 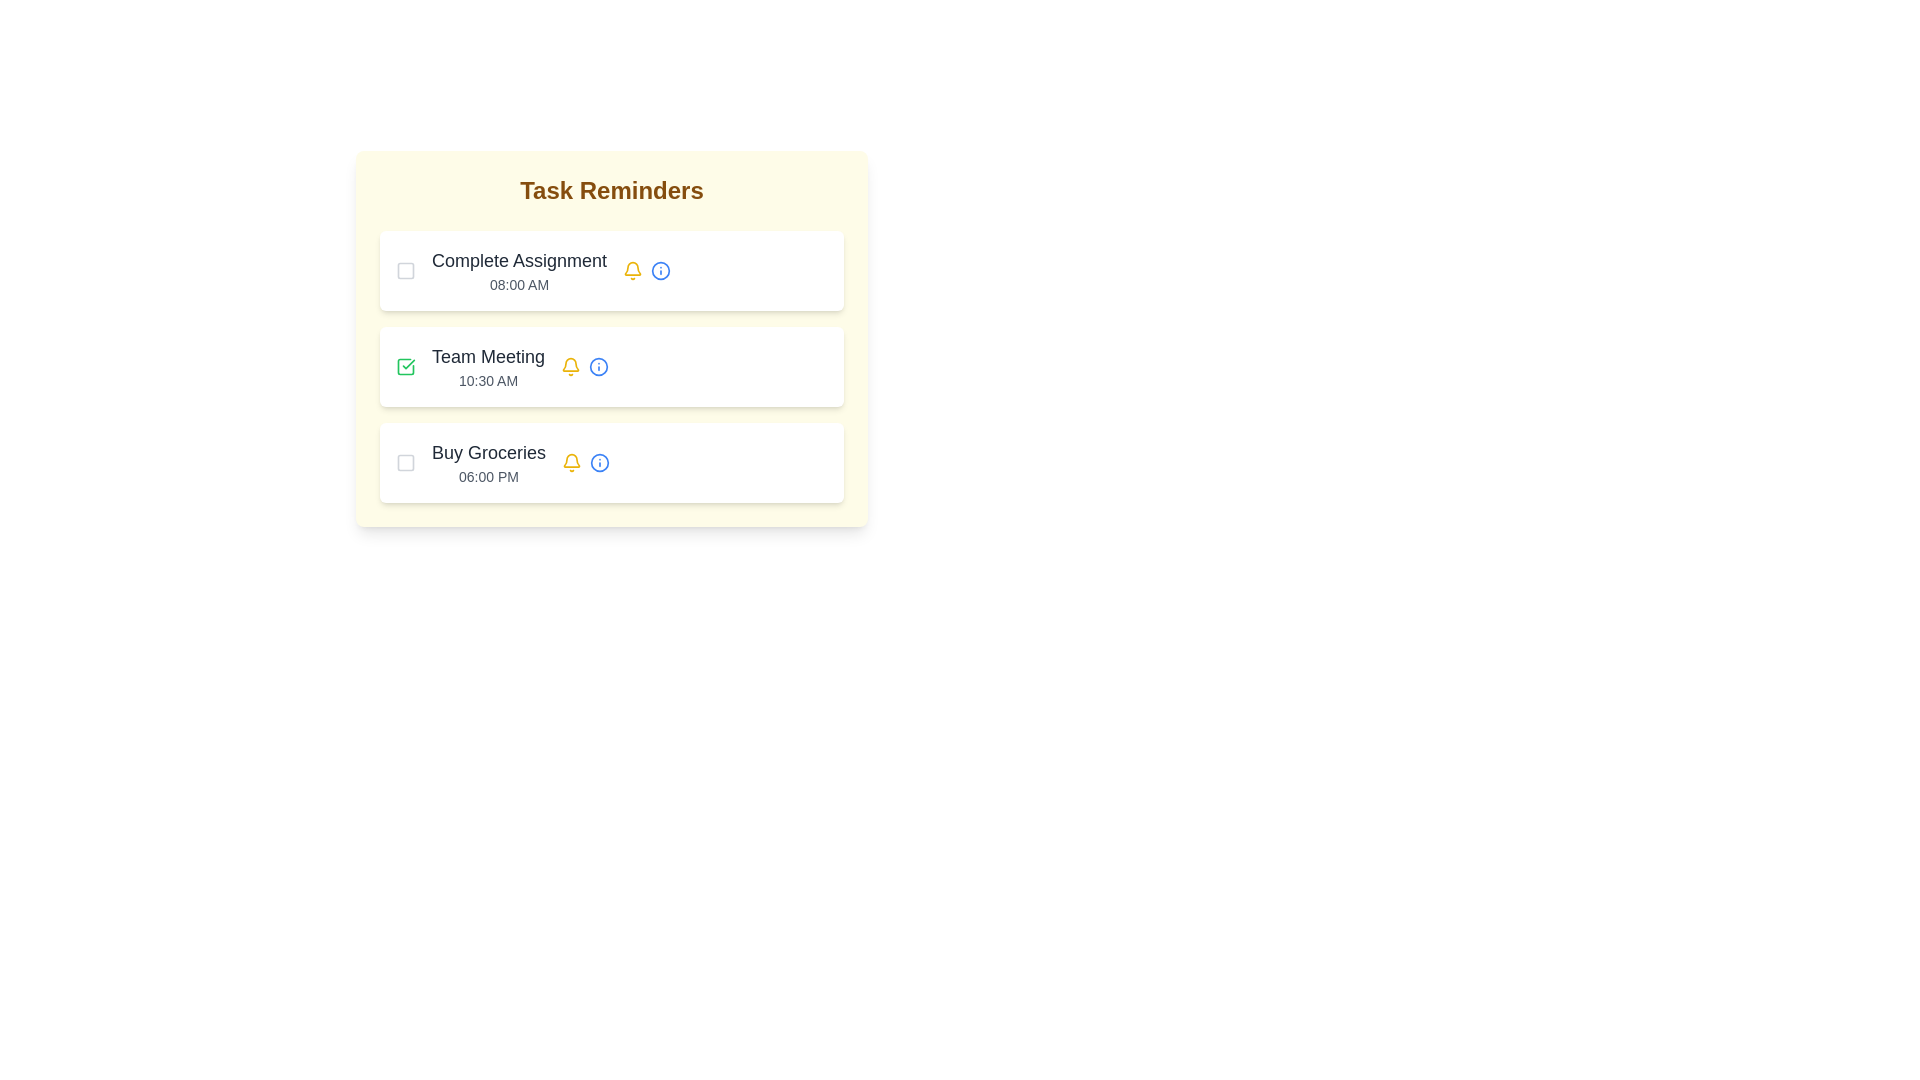 I want to click on the 'Buy Groceries' task reminder element, which displays the text in larger font size and is vertically arranged in a list of task reminders, so click(x=489, y=462).